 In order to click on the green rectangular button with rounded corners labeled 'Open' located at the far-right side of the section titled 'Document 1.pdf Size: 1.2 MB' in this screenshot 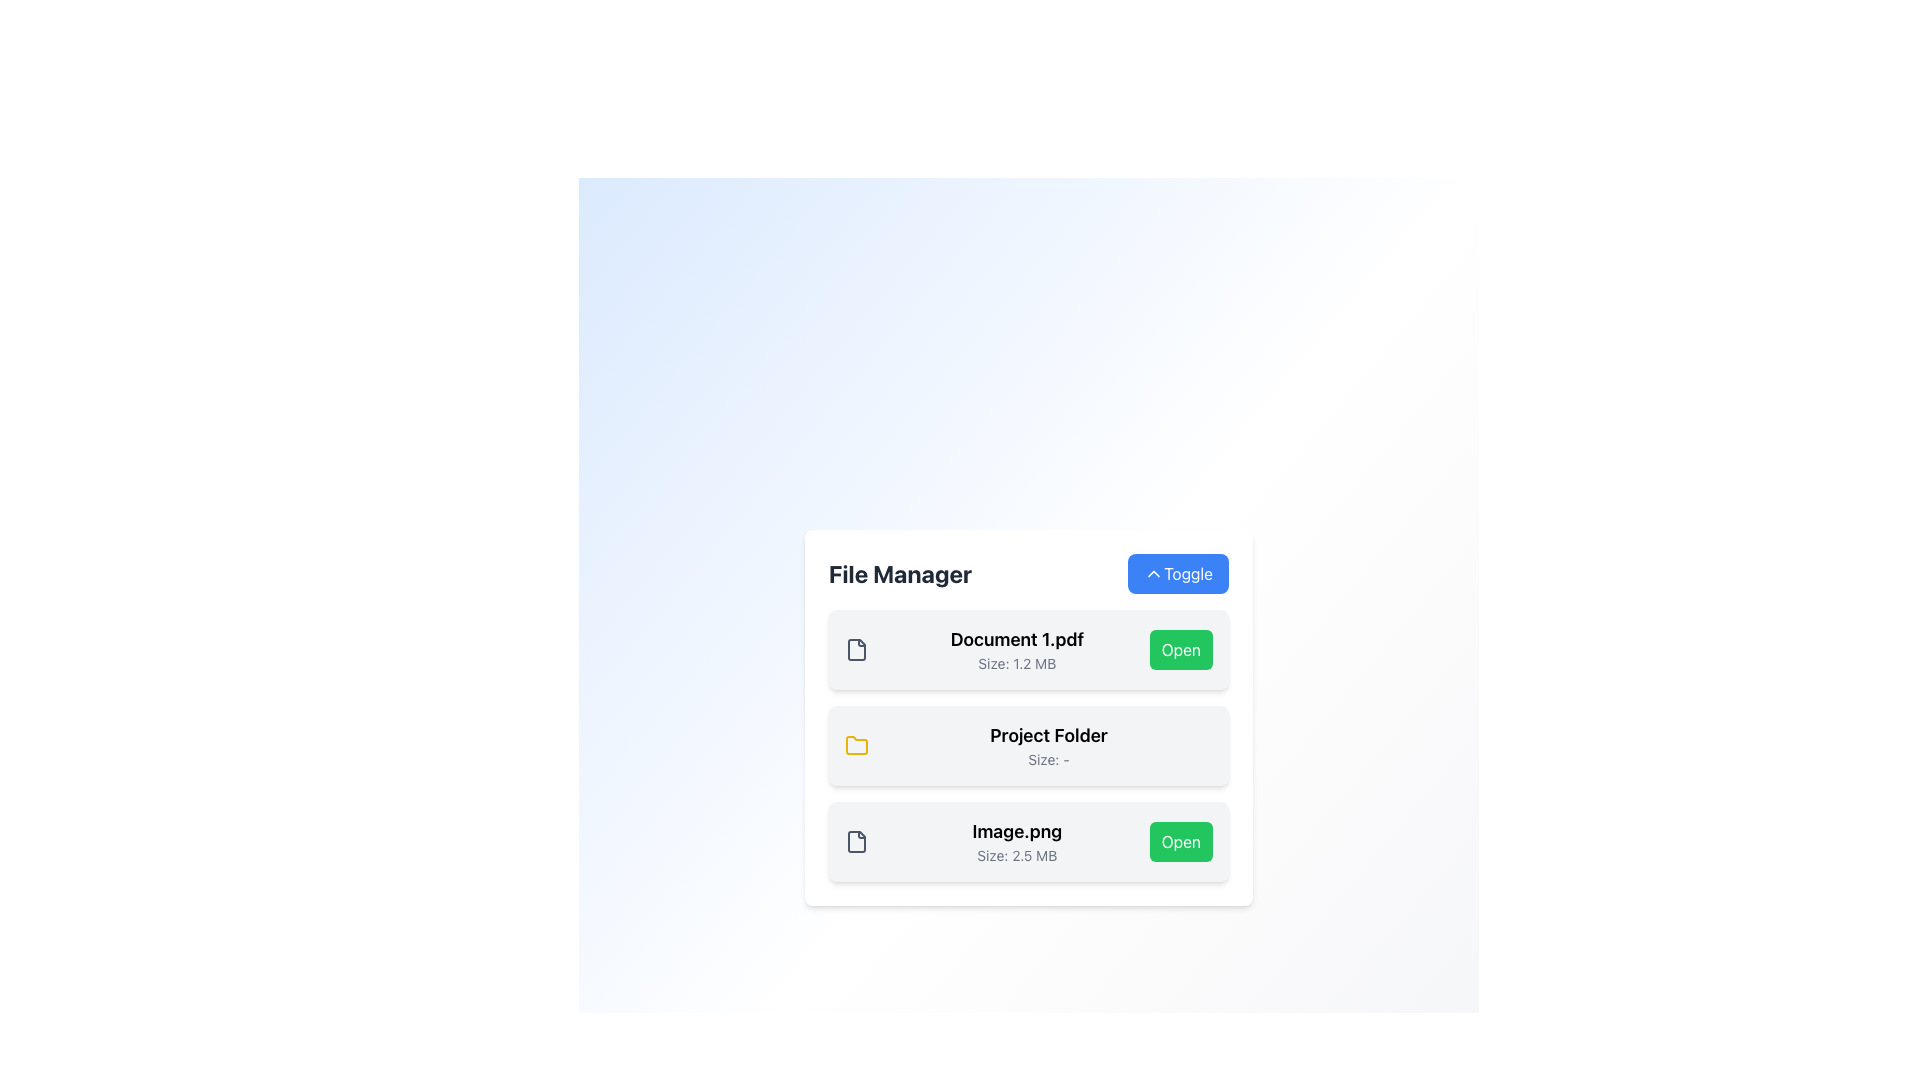, I will do `click(1181, 650)`.